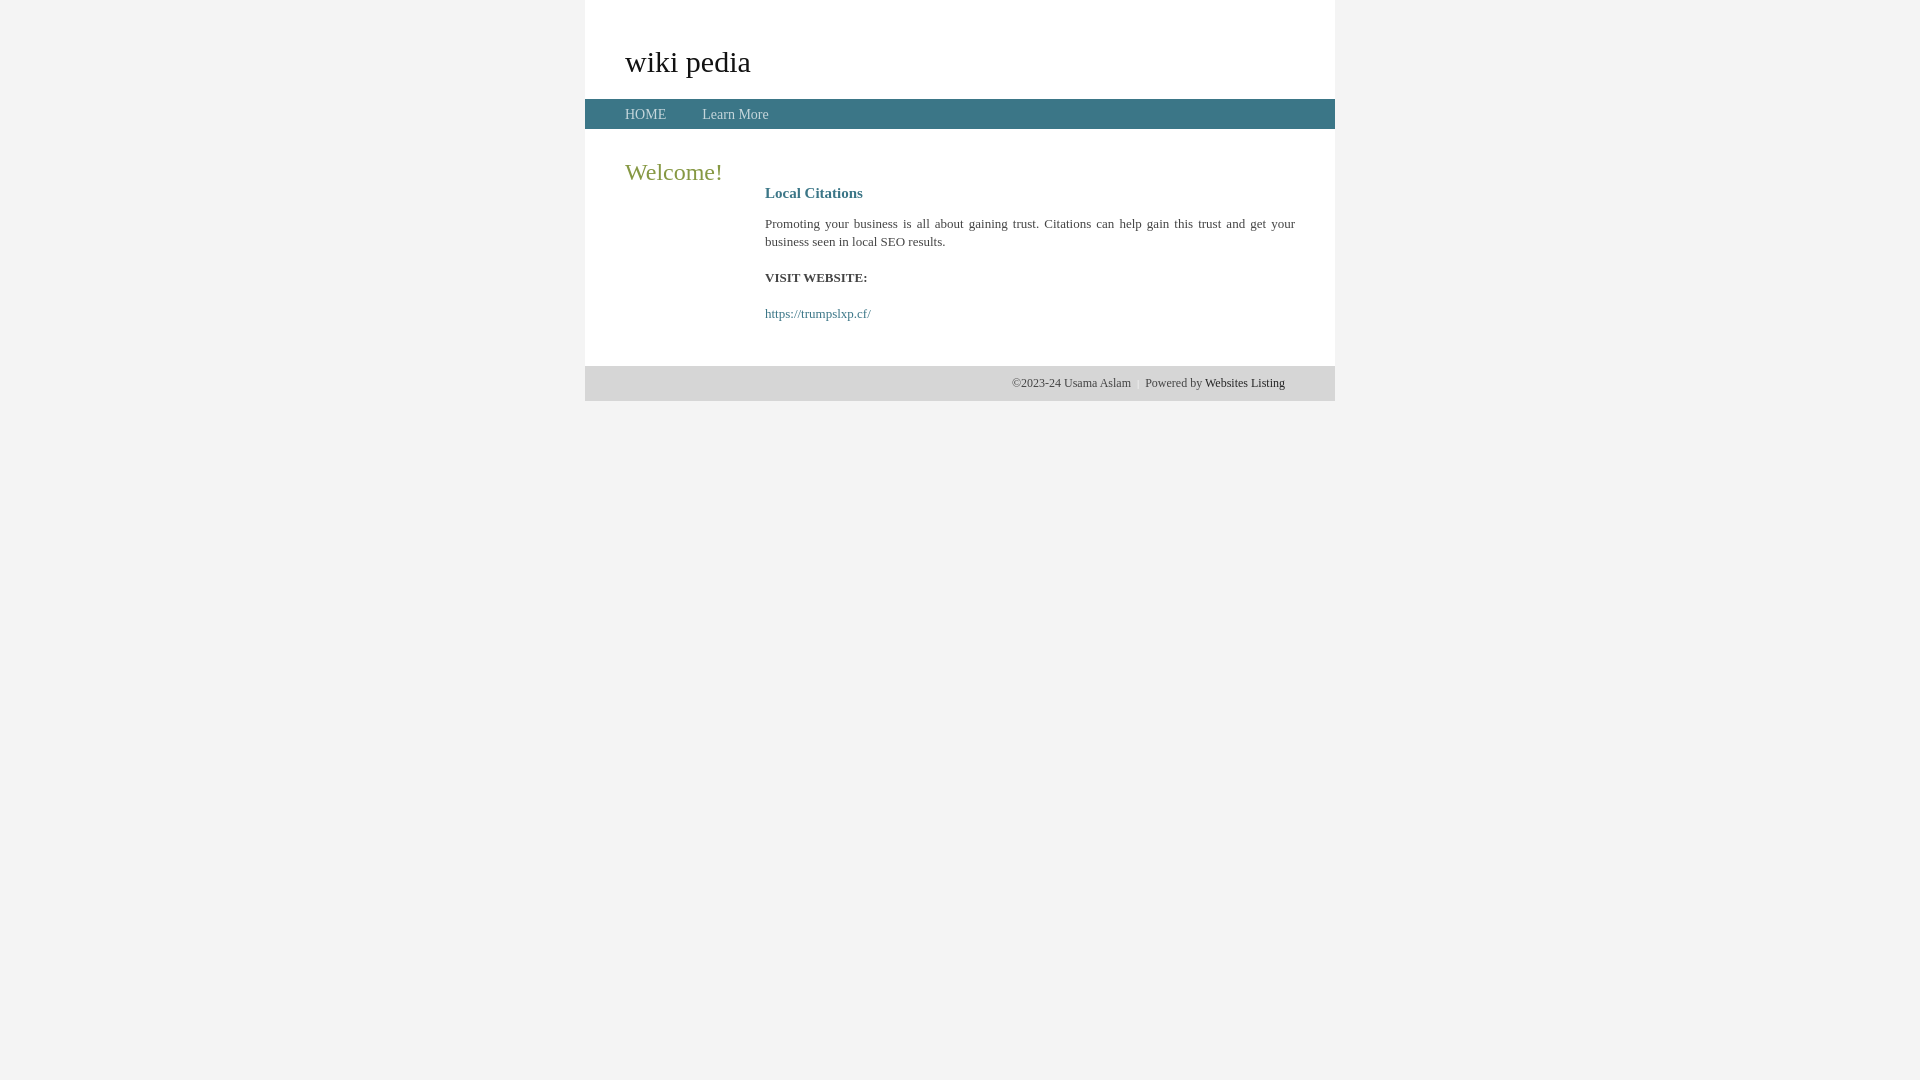 The height and width of the screenshot is (1080, 1920). What do you see at coordinates (645, 114) in the screenshot?
I see `'HOME'` at bounding box center [645, 114].